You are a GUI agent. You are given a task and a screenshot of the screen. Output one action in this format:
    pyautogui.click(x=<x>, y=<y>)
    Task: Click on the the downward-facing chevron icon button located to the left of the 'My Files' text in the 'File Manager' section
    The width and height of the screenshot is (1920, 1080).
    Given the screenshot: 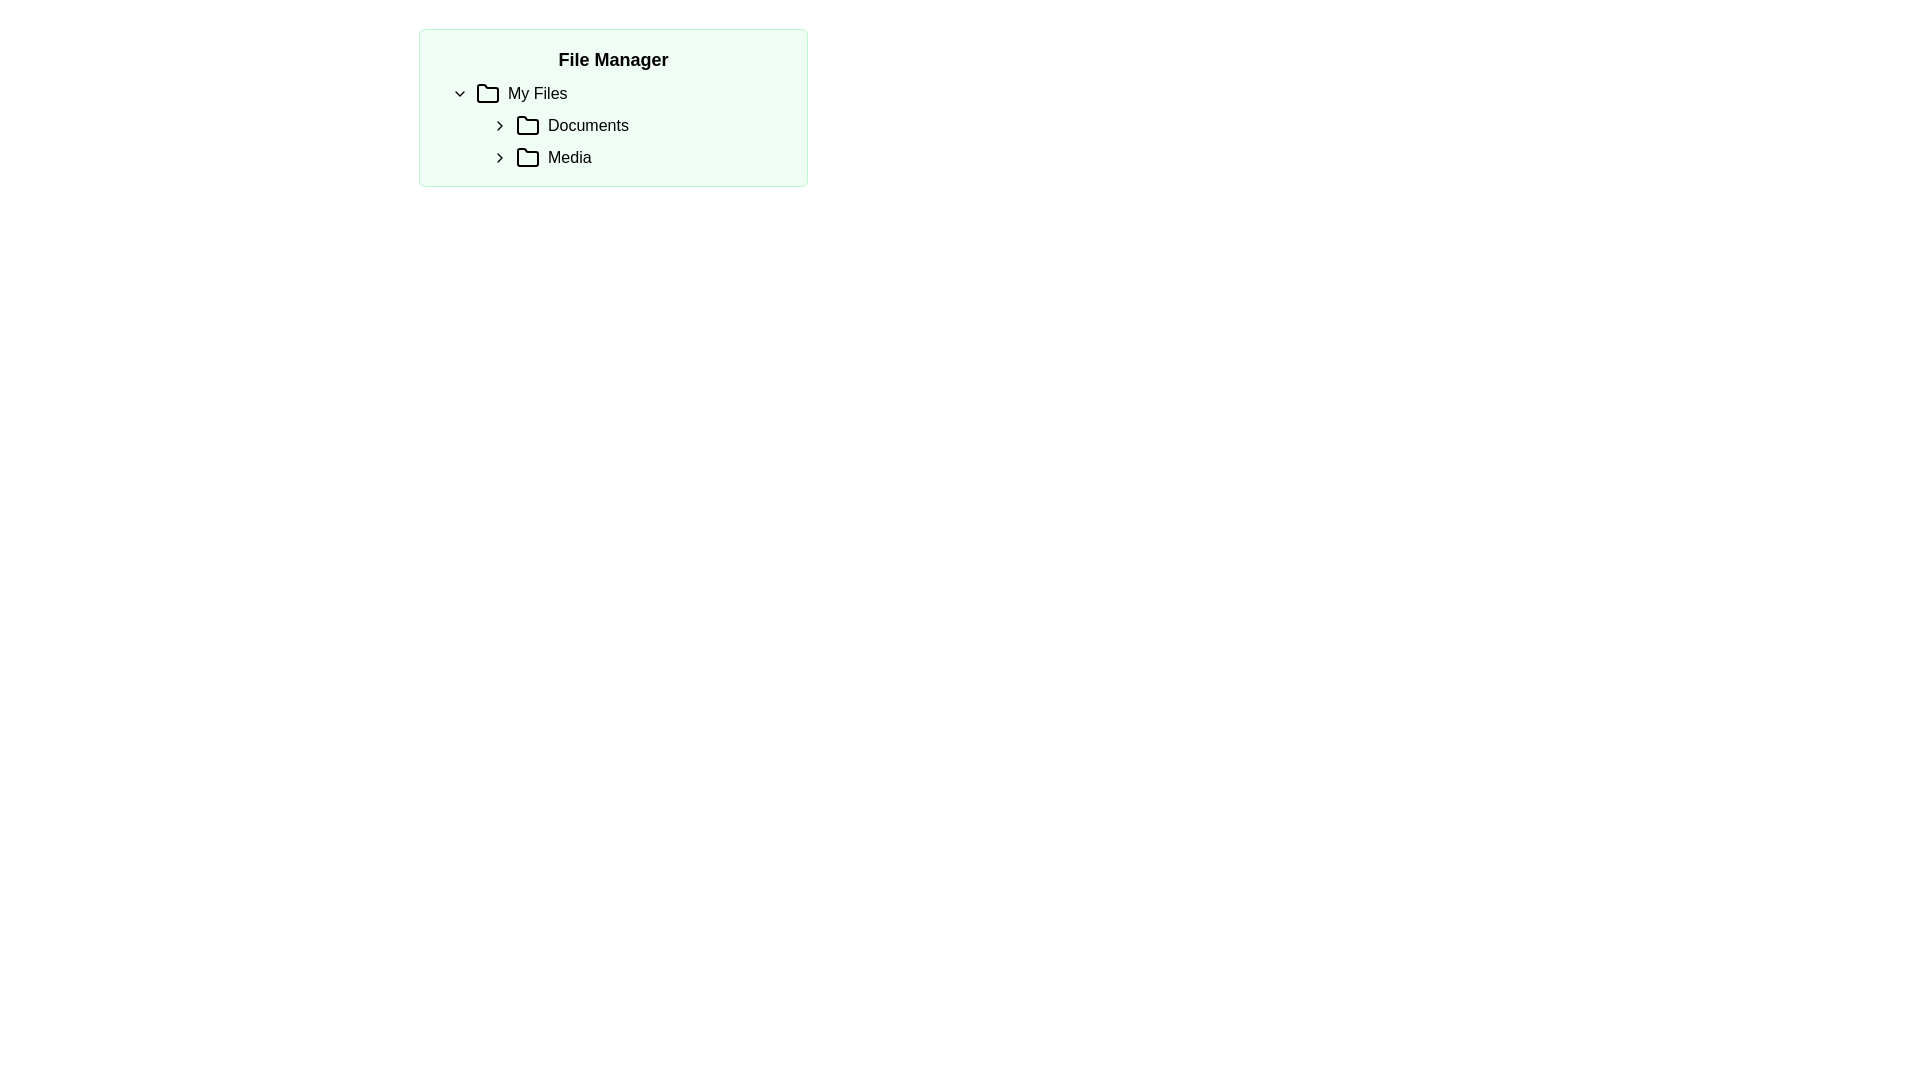 What is the action you would take?
    pyautogui.click(x=459, y=93)
    